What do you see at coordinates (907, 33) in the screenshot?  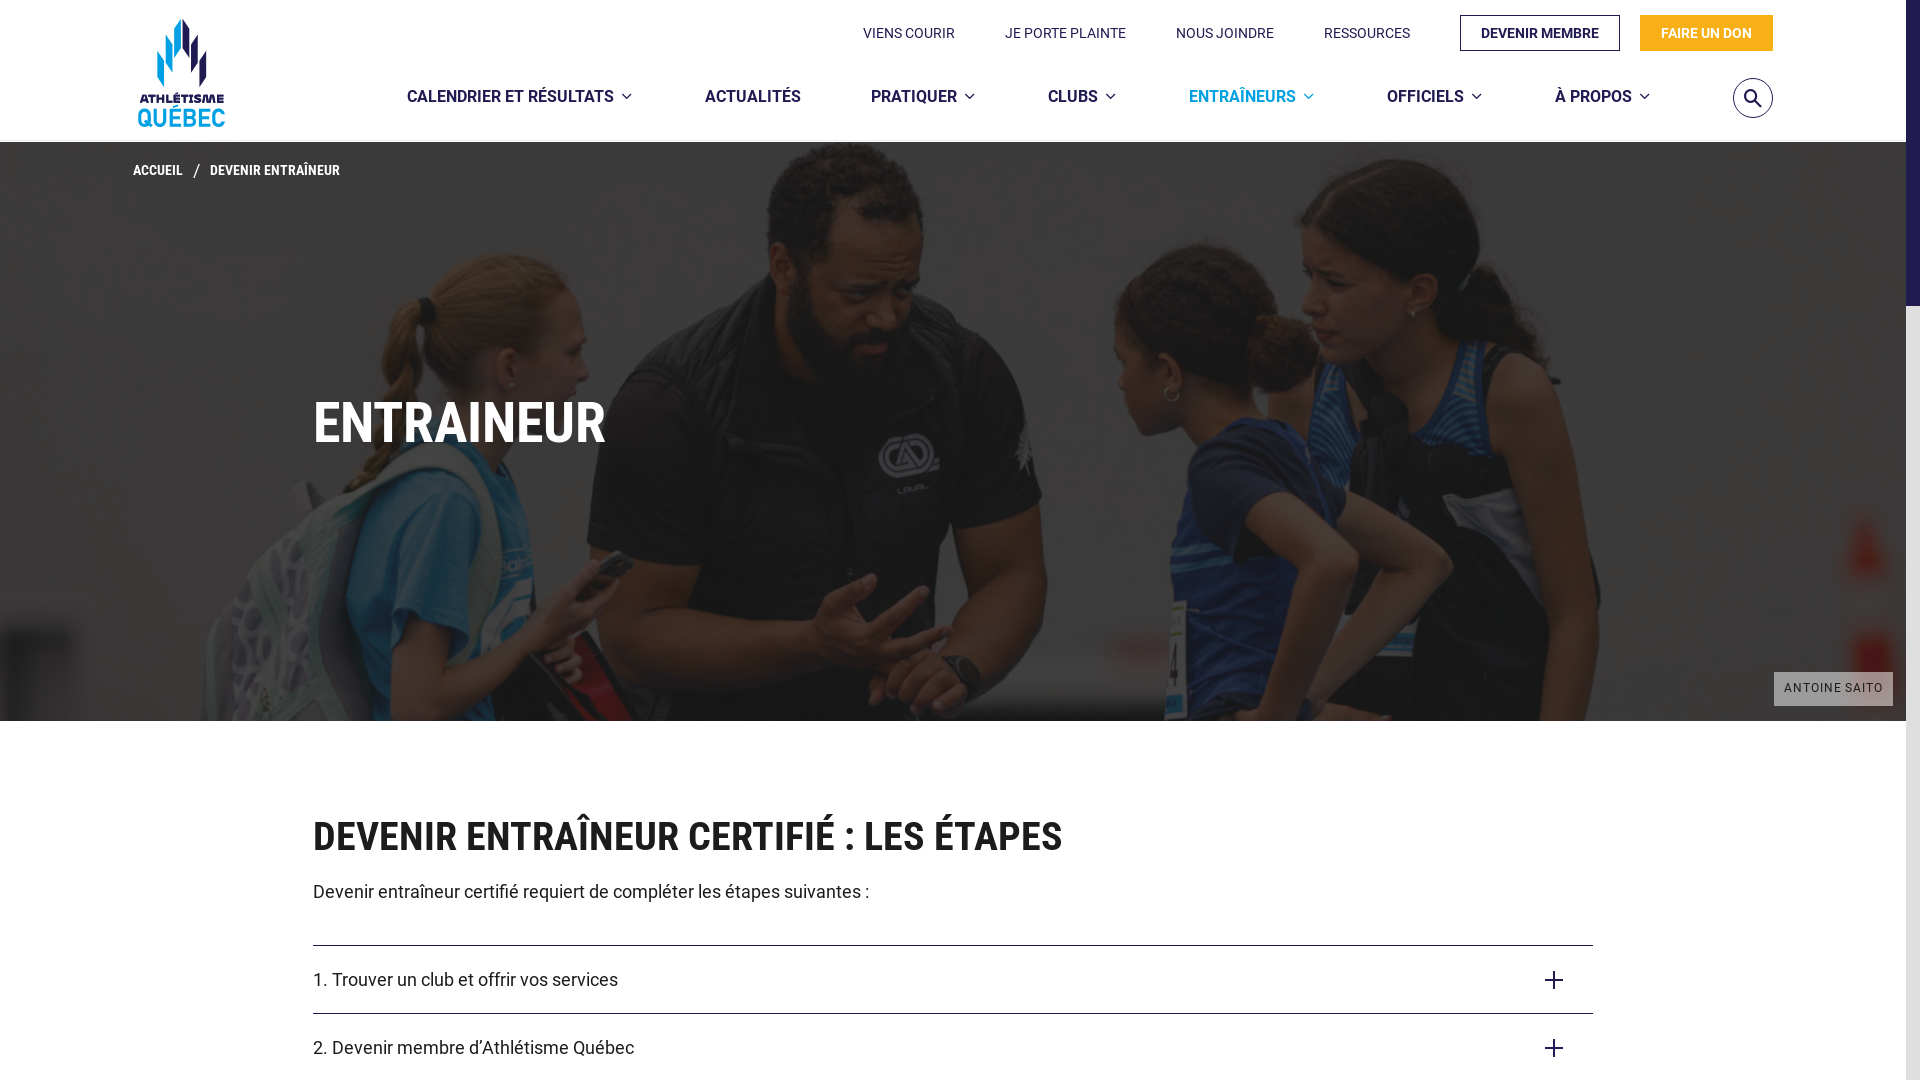 I see `'VIENS COURIR'` at bounding box center [907, 33].